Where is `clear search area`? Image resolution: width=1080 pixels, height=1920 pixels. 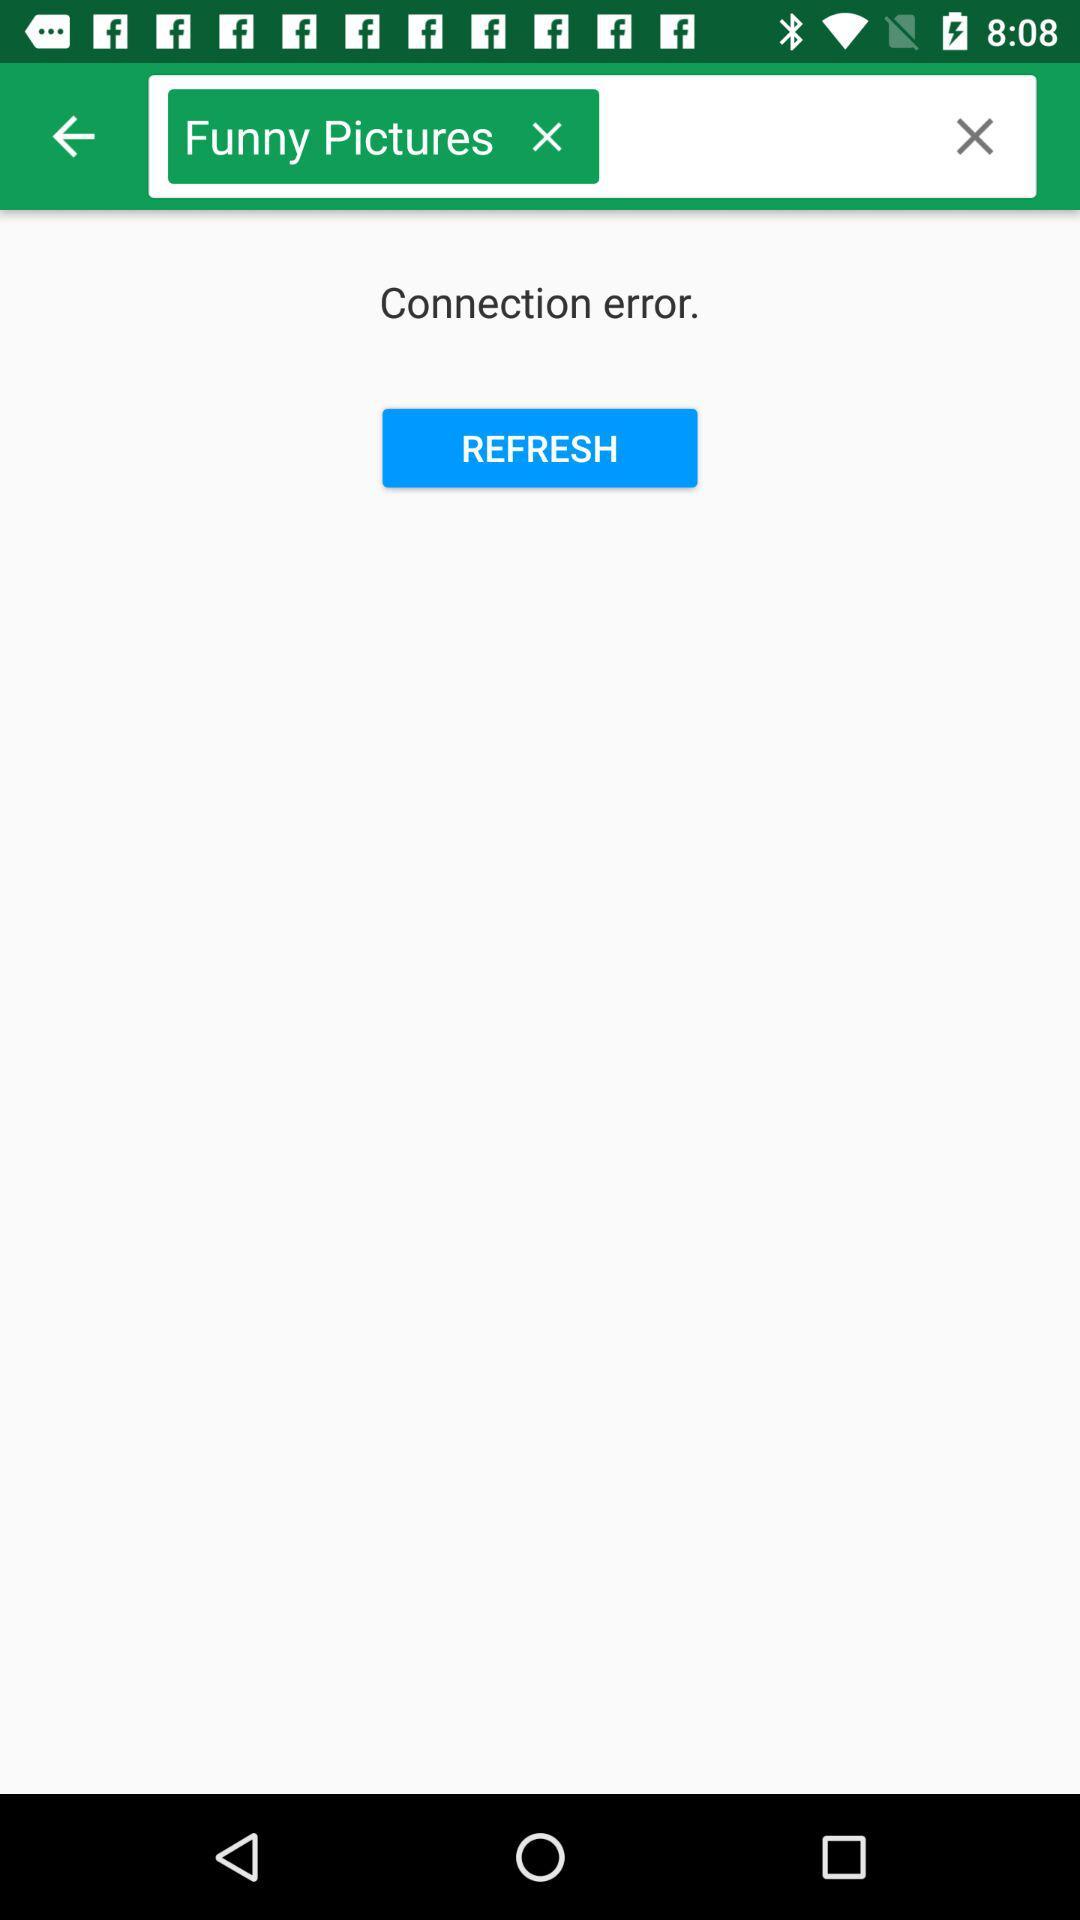
clear search area is located at coordinates (974, 135).